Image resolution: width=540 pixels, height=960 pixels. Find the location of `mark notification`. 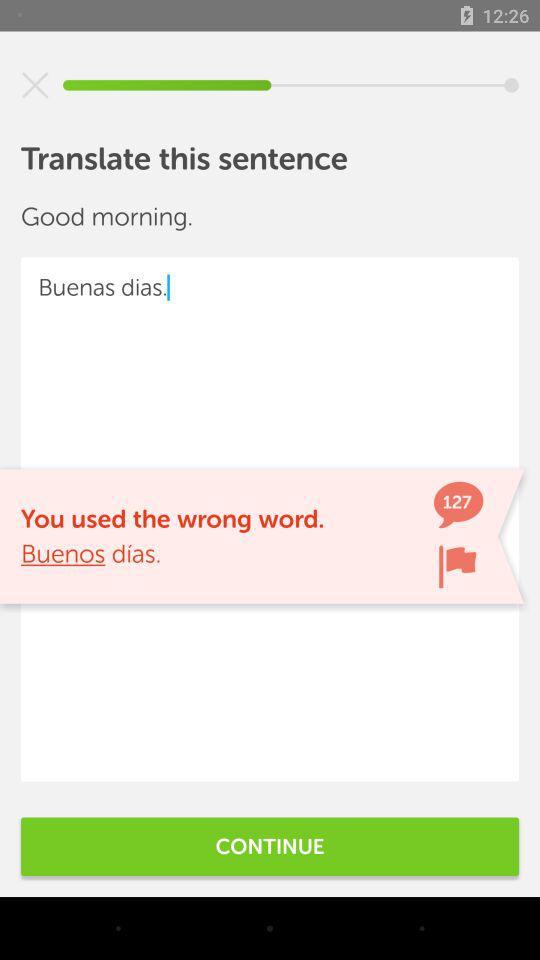

mark notification is located at coordinates (457, 566).